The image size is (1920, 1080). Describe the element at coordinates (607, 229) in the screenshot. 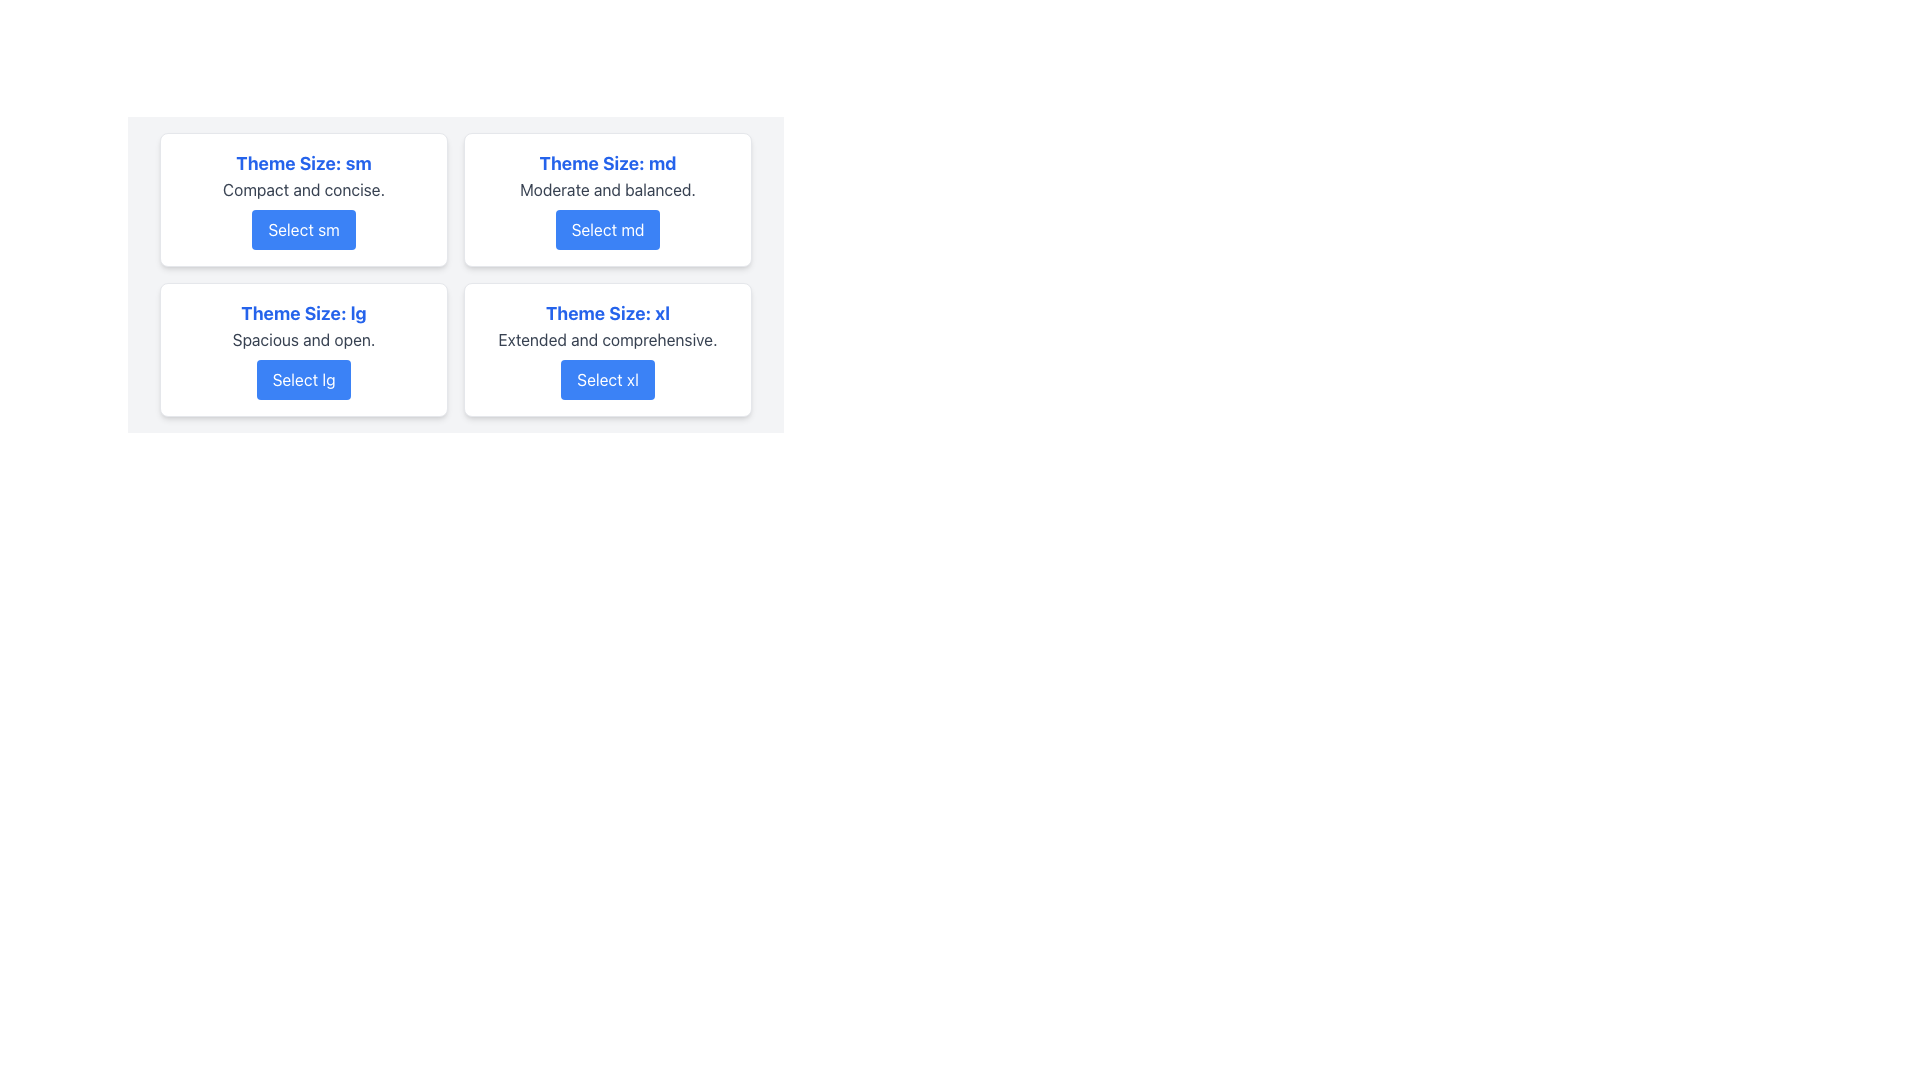

I see `the rectangular button with a blue background and white text reading 'Select md'` at that location.